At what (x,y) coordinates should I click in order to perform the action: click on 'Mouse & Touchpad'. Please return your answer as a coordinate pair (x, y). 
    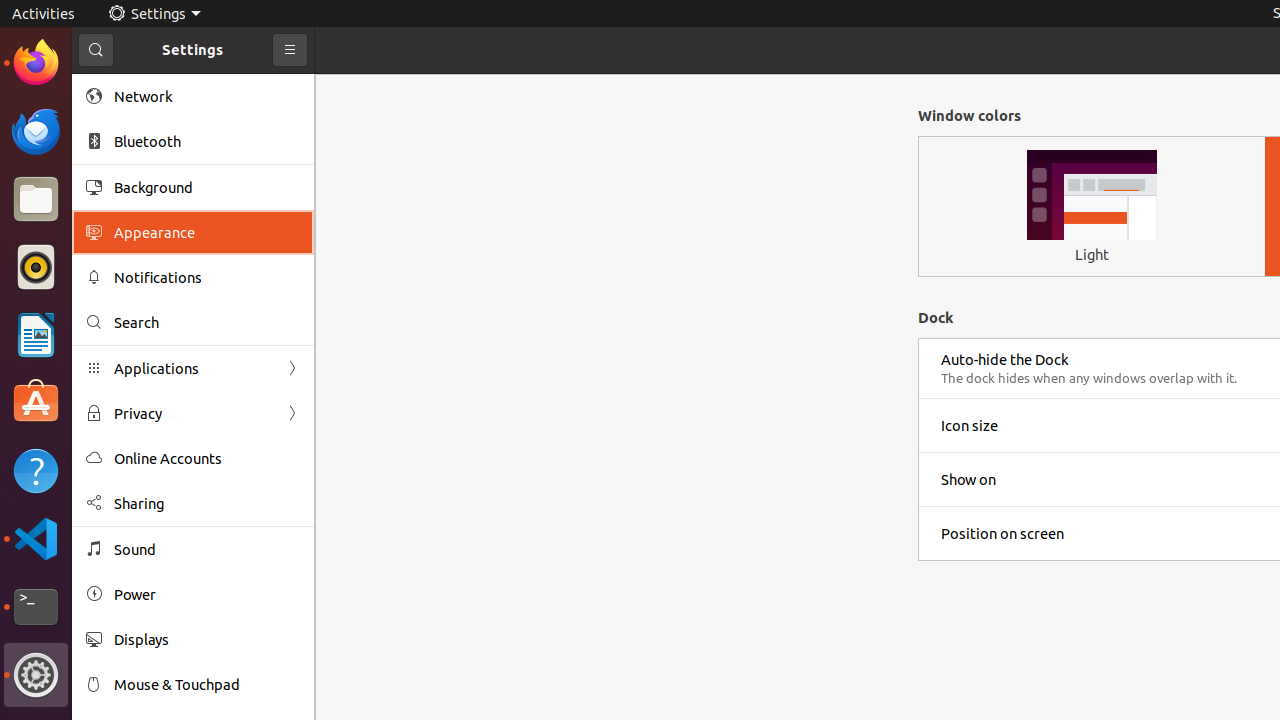
    Looking at the image, I should click on (206, 683).